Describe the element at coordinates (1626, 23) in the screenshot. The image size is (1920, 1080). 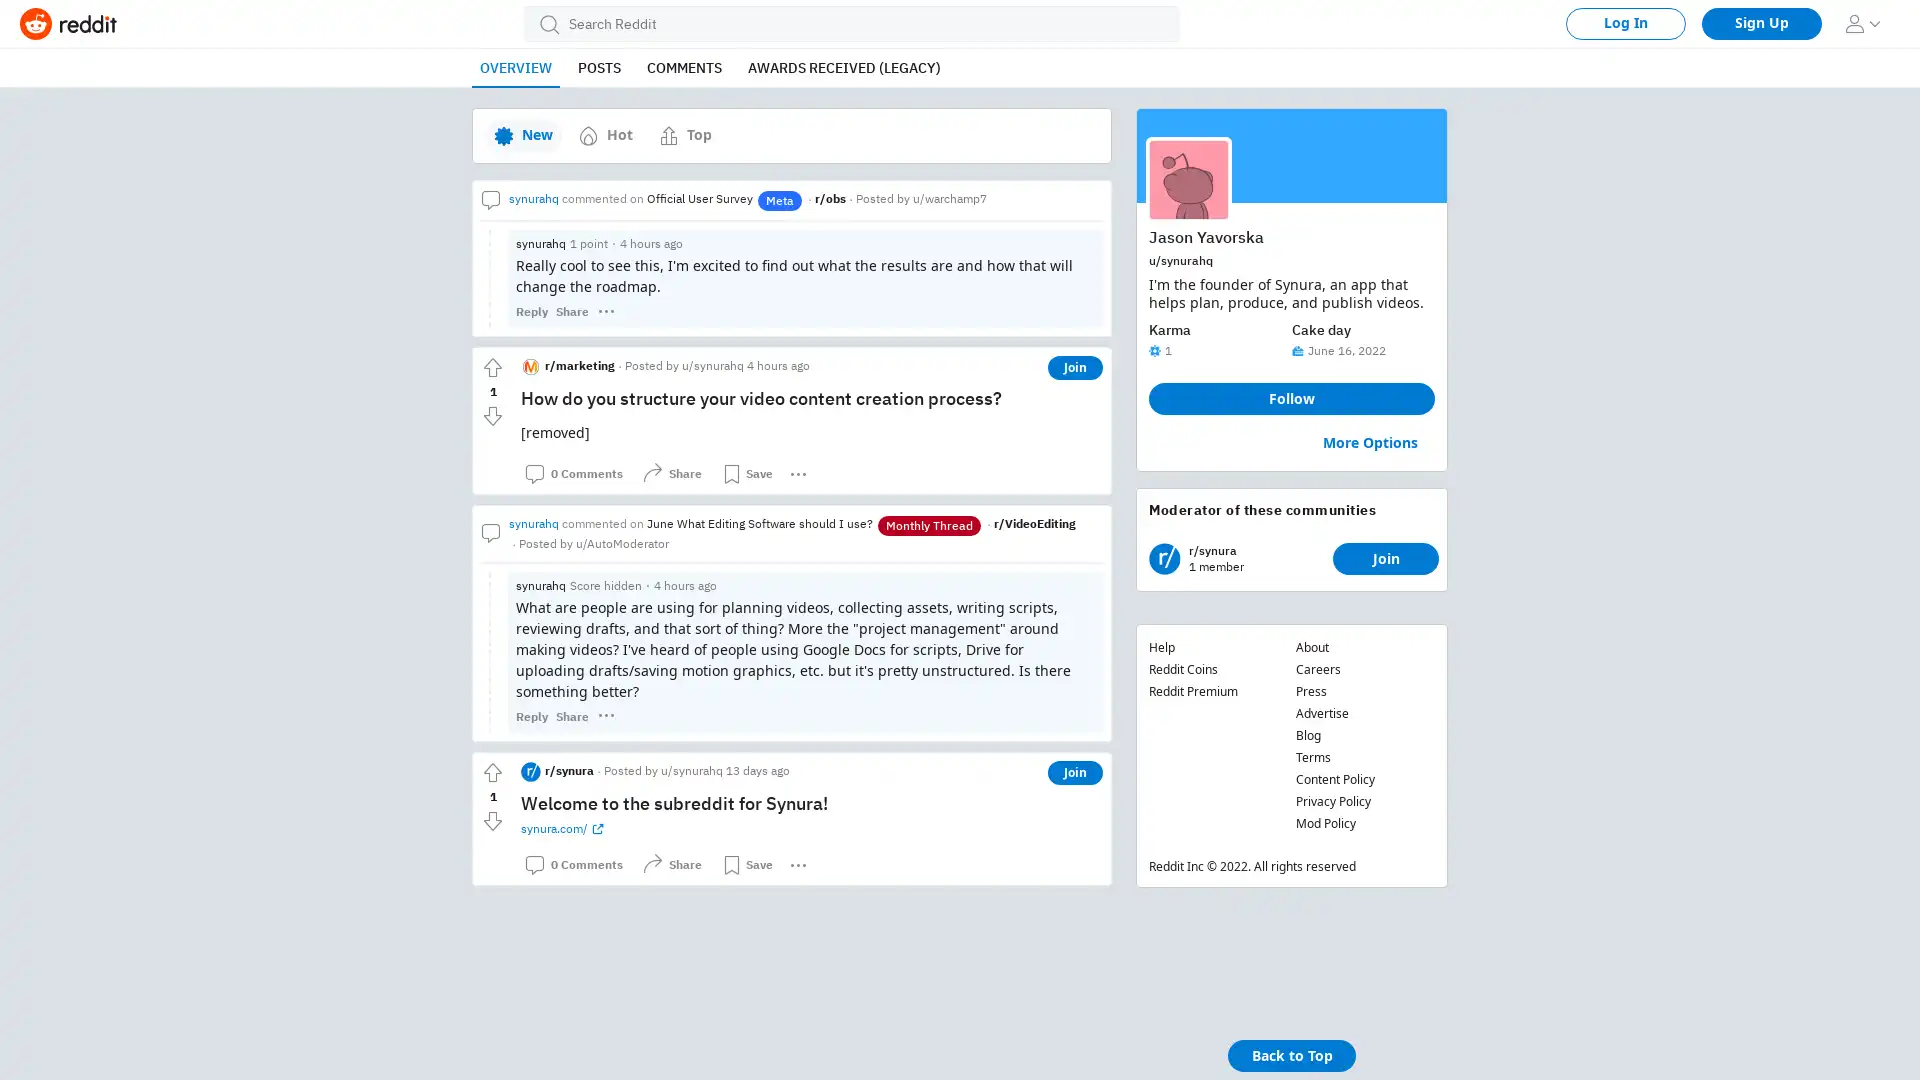
I see `Log In` at that location.